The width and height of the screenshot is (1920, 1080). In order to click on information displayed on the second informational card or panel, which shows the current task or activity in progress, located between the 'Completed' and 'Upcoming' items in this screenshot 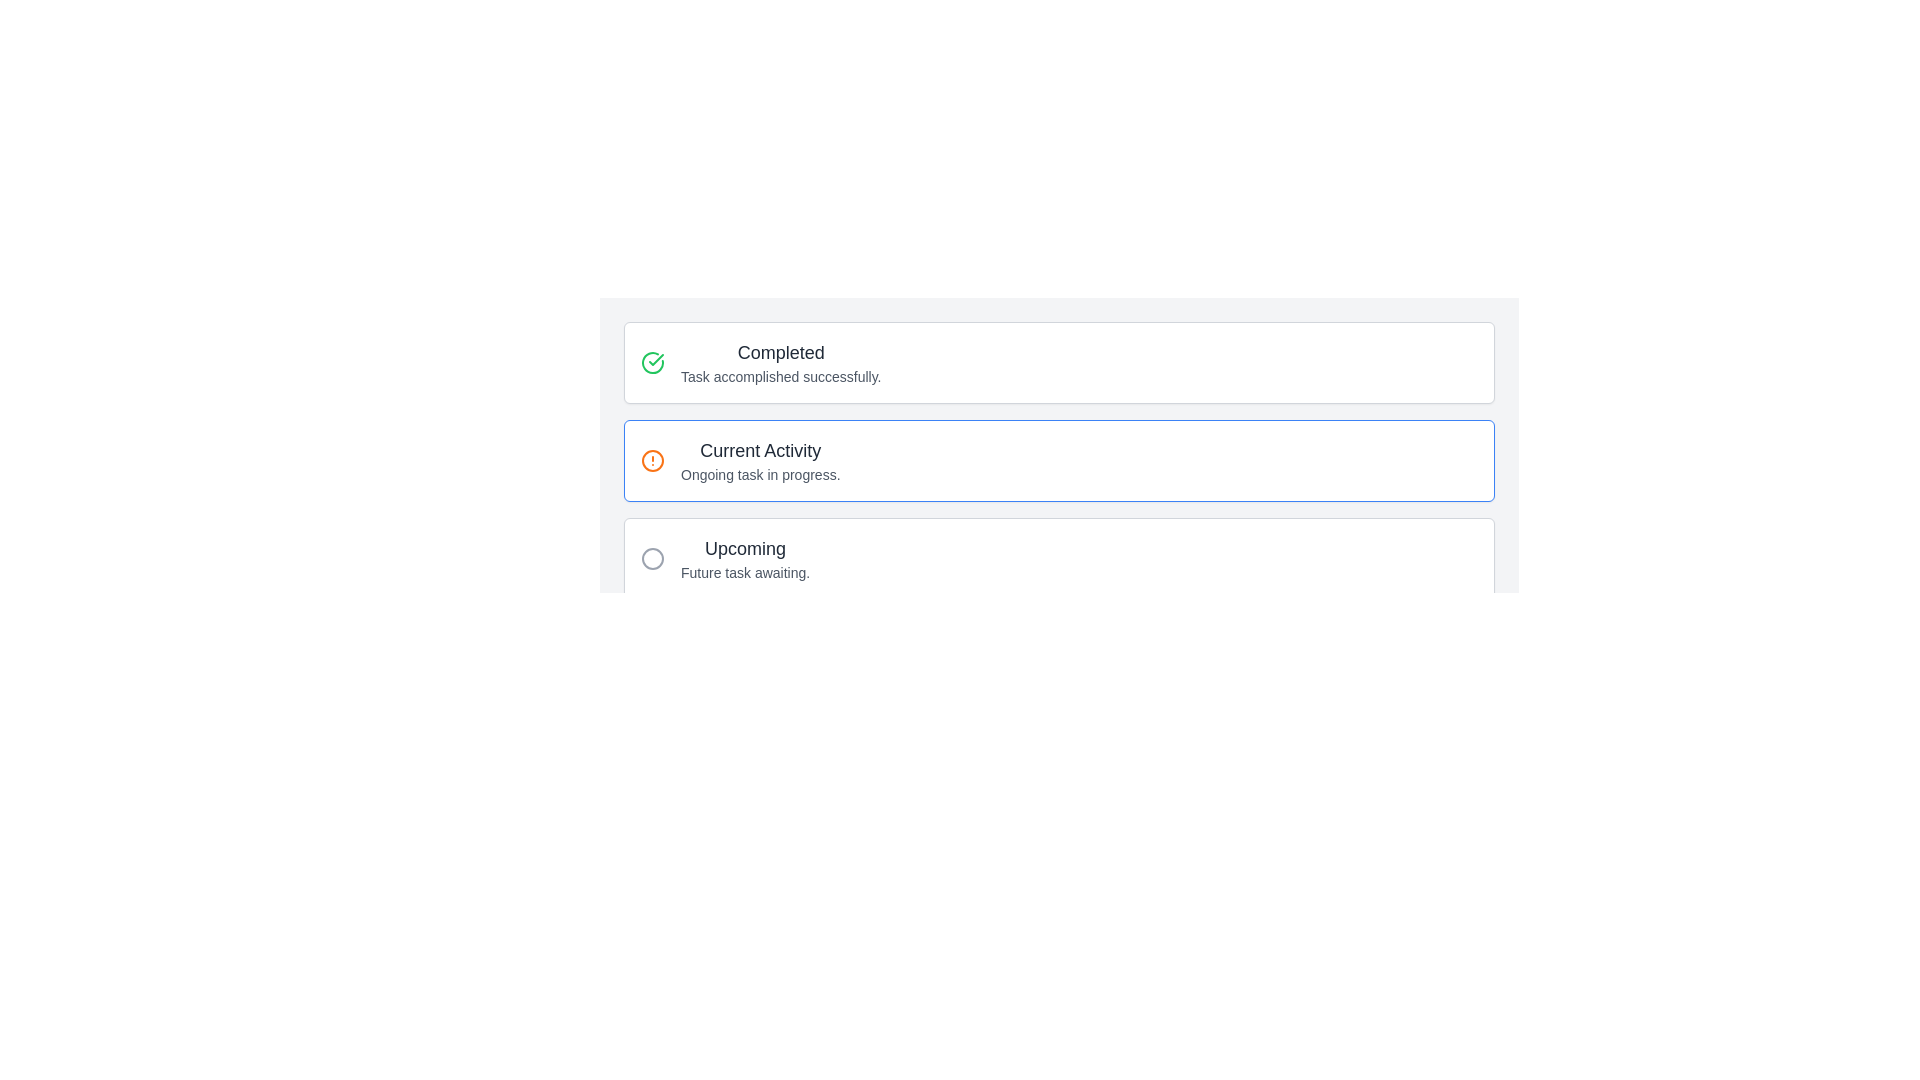, I will do `click(1058, 461)`.